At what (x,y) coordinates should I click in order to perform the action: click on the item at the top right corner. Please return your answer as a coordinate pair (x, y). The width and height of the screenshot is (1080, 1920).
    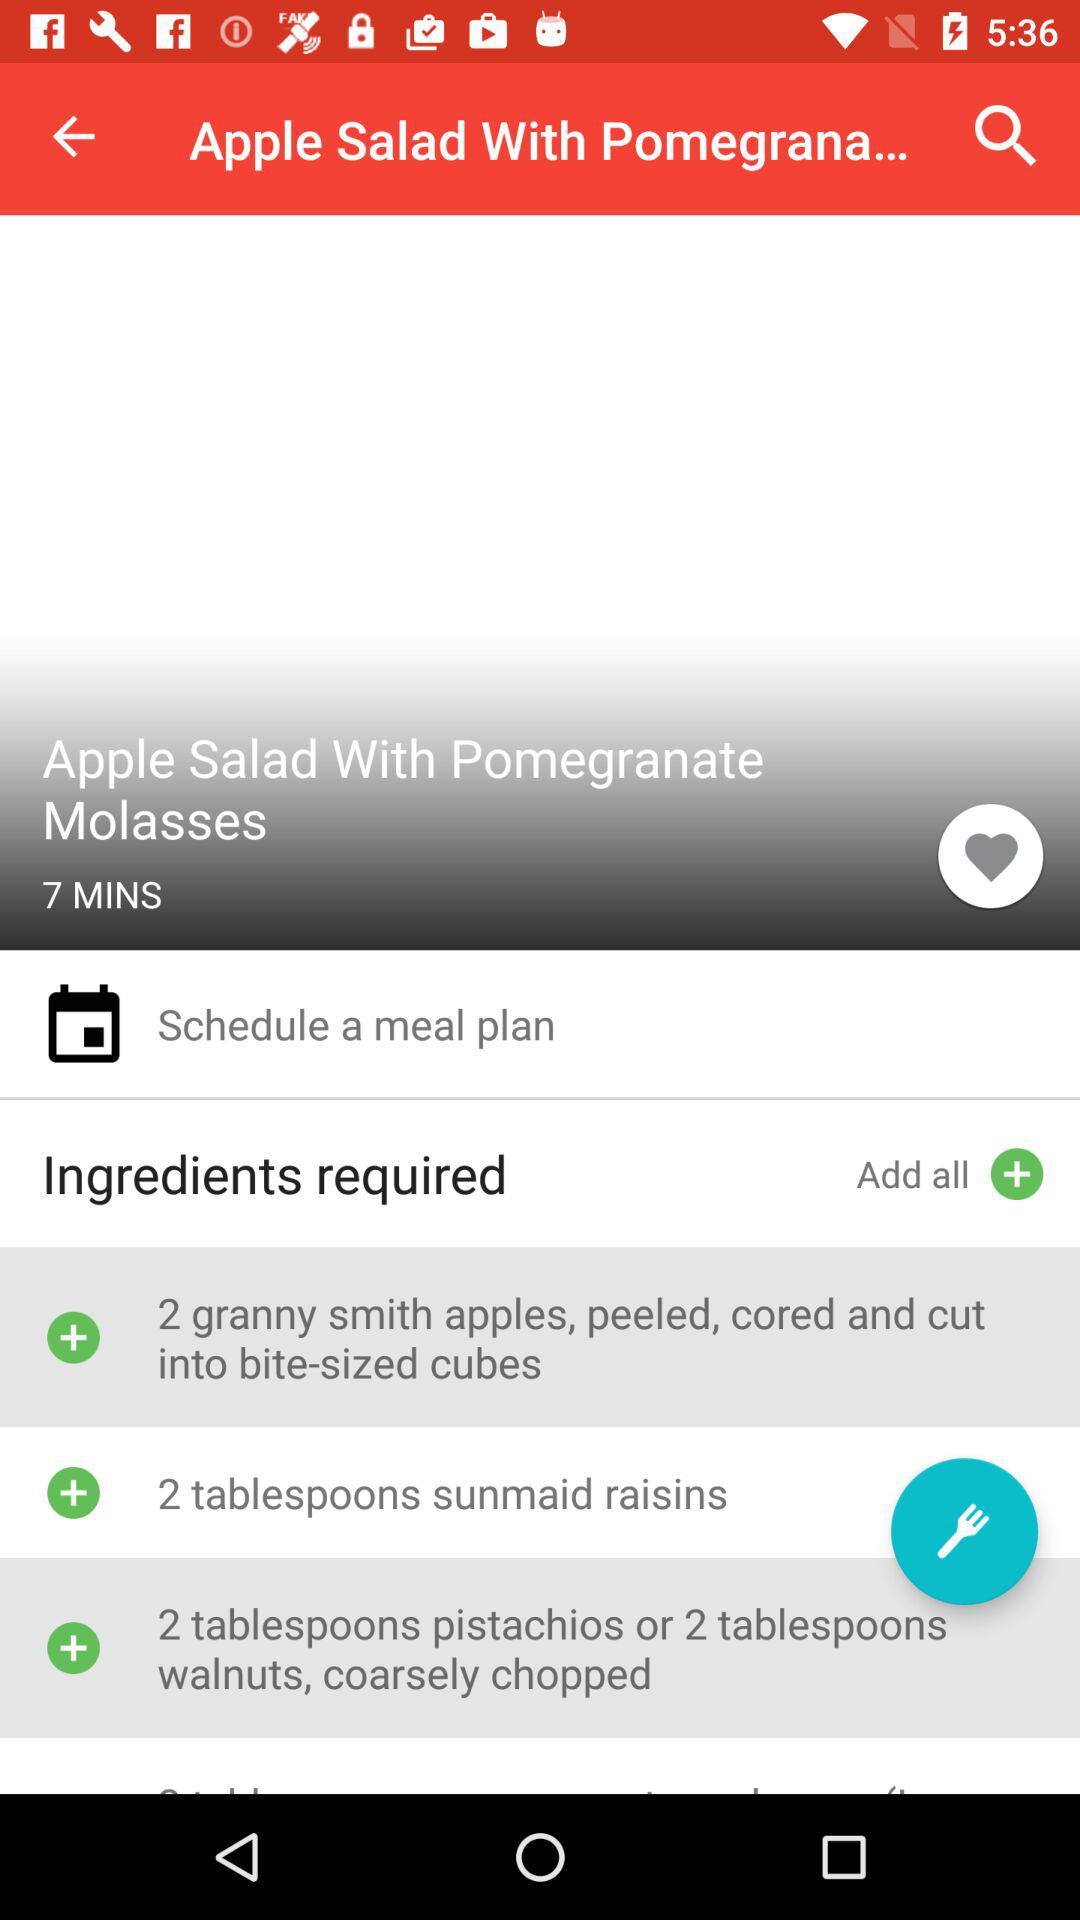
    Looking at the image, I should click on (1006, 135).